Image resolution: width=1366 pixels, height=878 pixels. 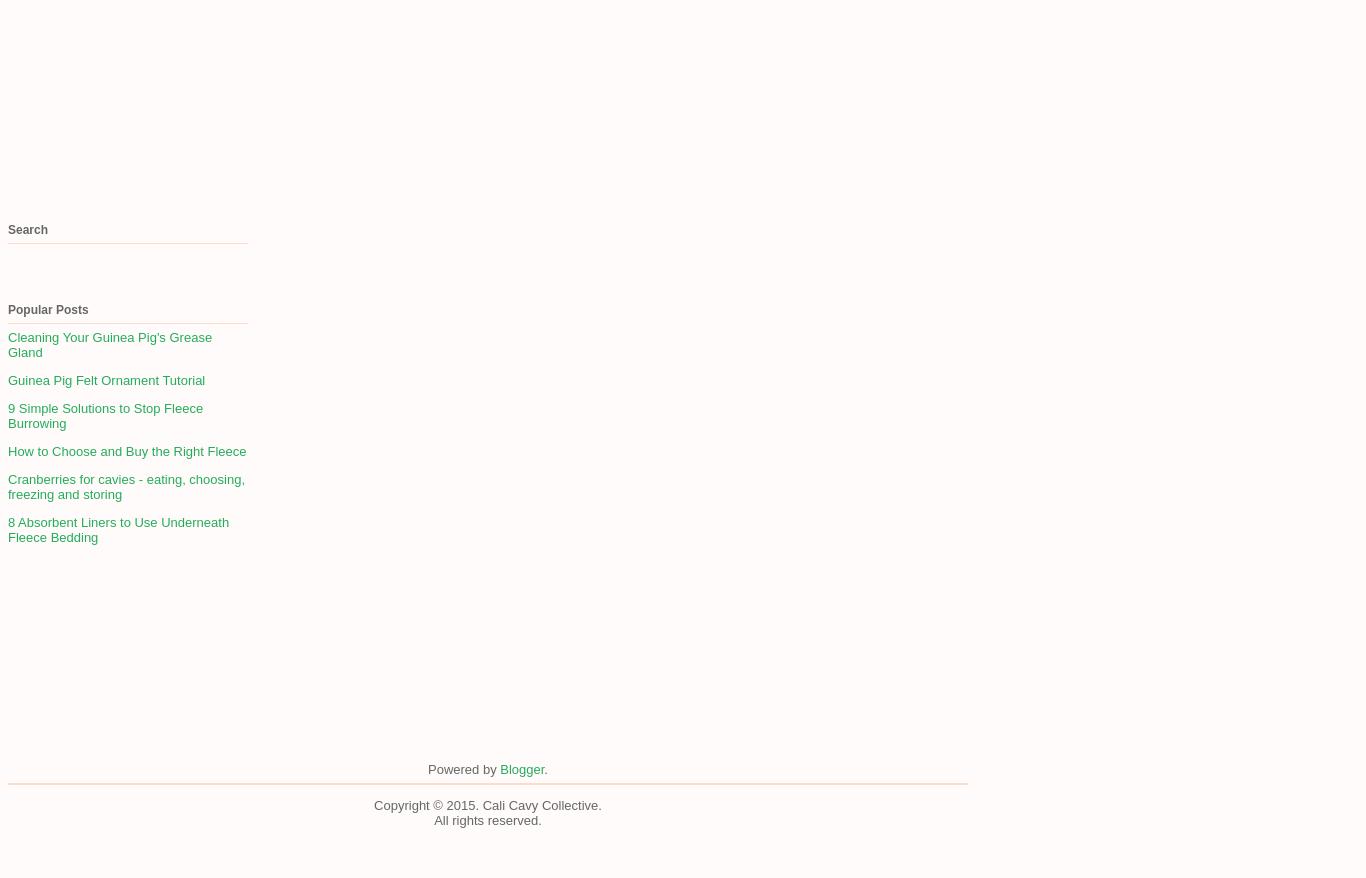 I want to click on '9 Simple Solutions to Stop Fleece Burrowing', so click(x=8, y=415).